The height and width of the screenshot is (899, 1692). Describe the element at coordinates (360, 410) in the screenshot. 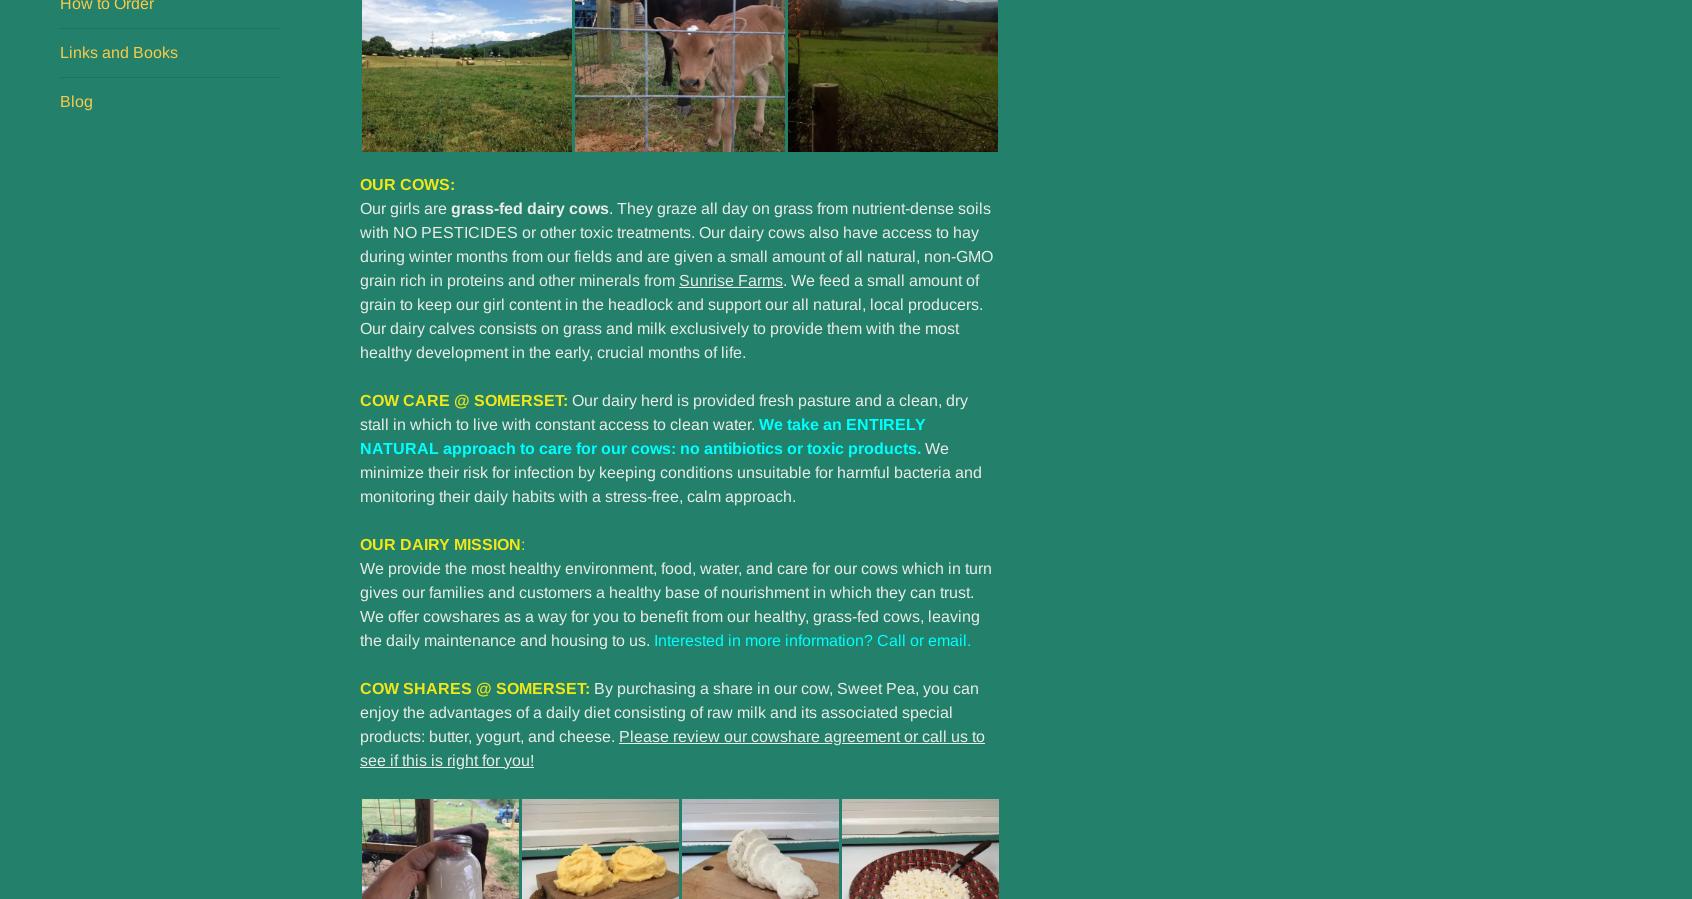

I see `'Our dairy herd is provided fresh pasture and a clean, dry stall in which to live with constant access to clean water.'` at that location.